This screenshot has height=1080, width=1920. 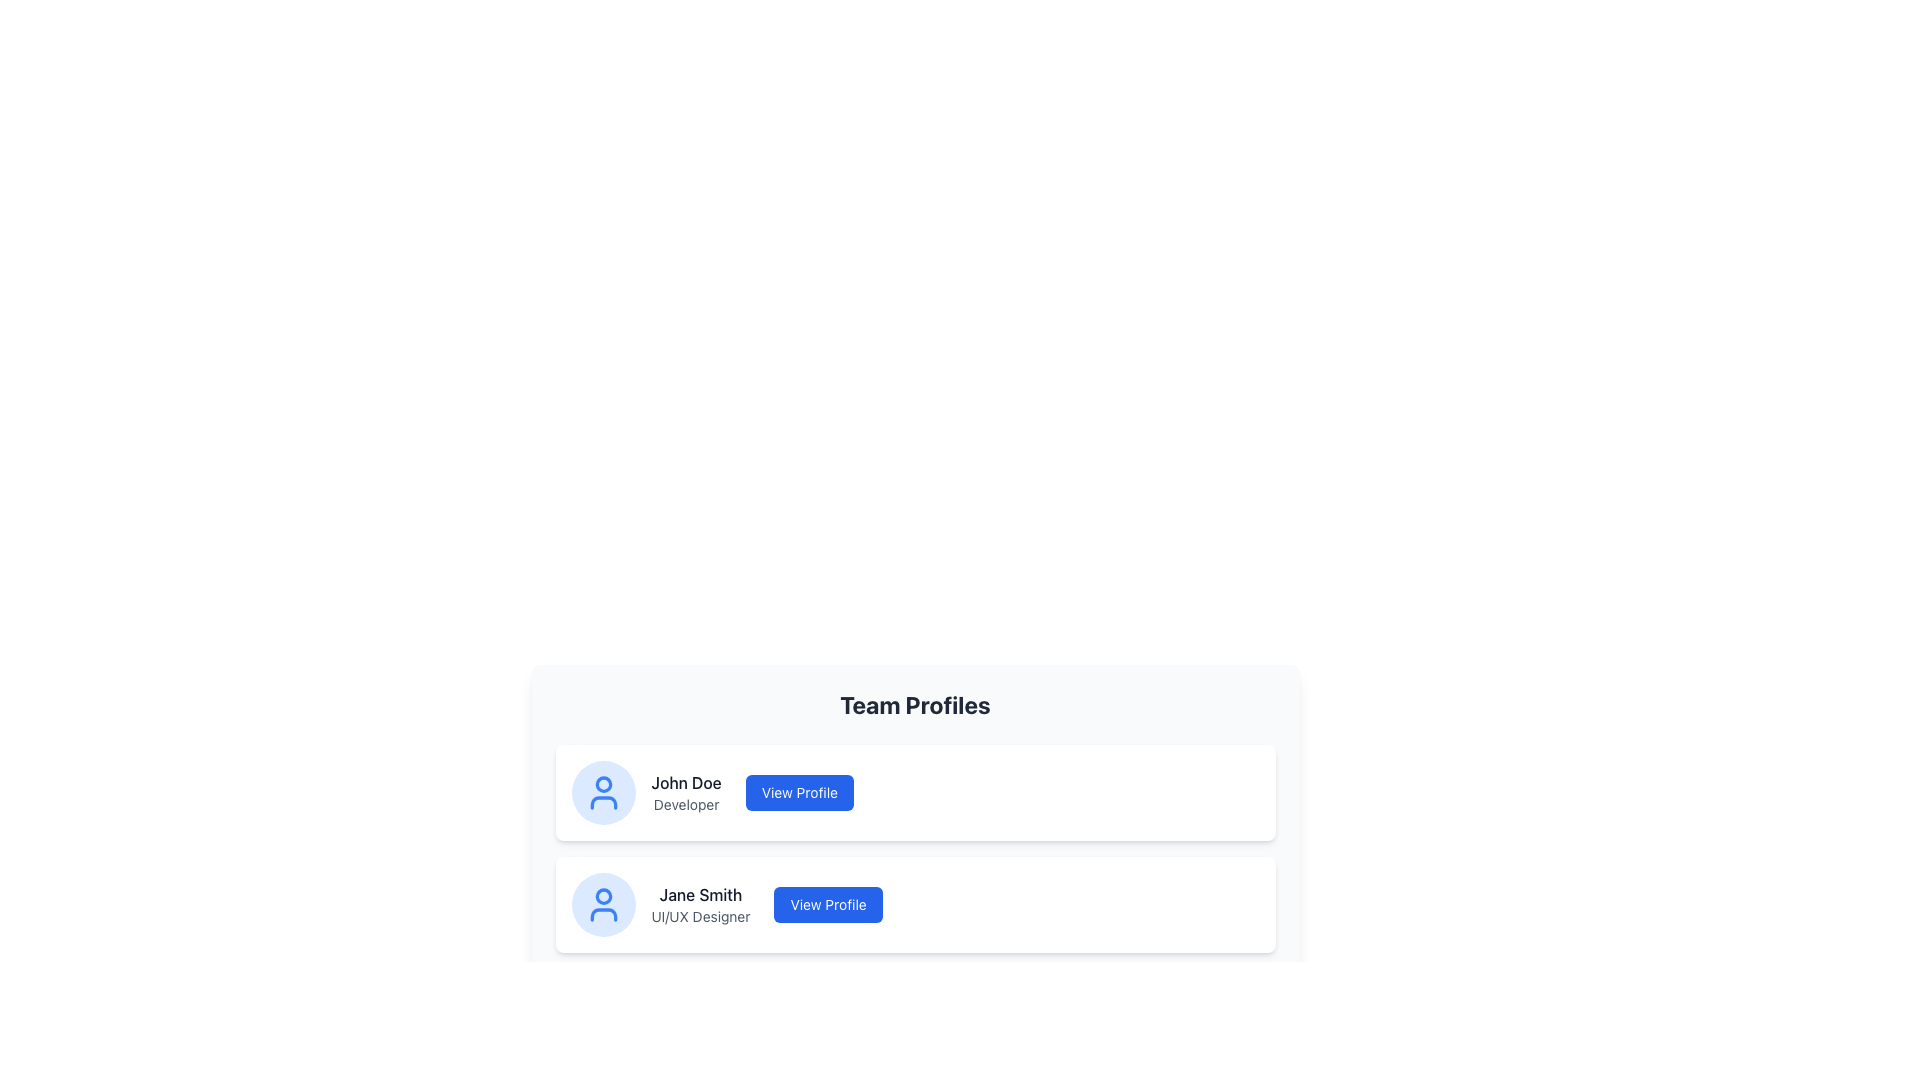 What do you see at coordinates (686, 782) in the screenshot?
I see `text label displaying the name 'John Doe' located at the top of the profile card, which is the first card in a vertical list` at bounding box center [686, 782].